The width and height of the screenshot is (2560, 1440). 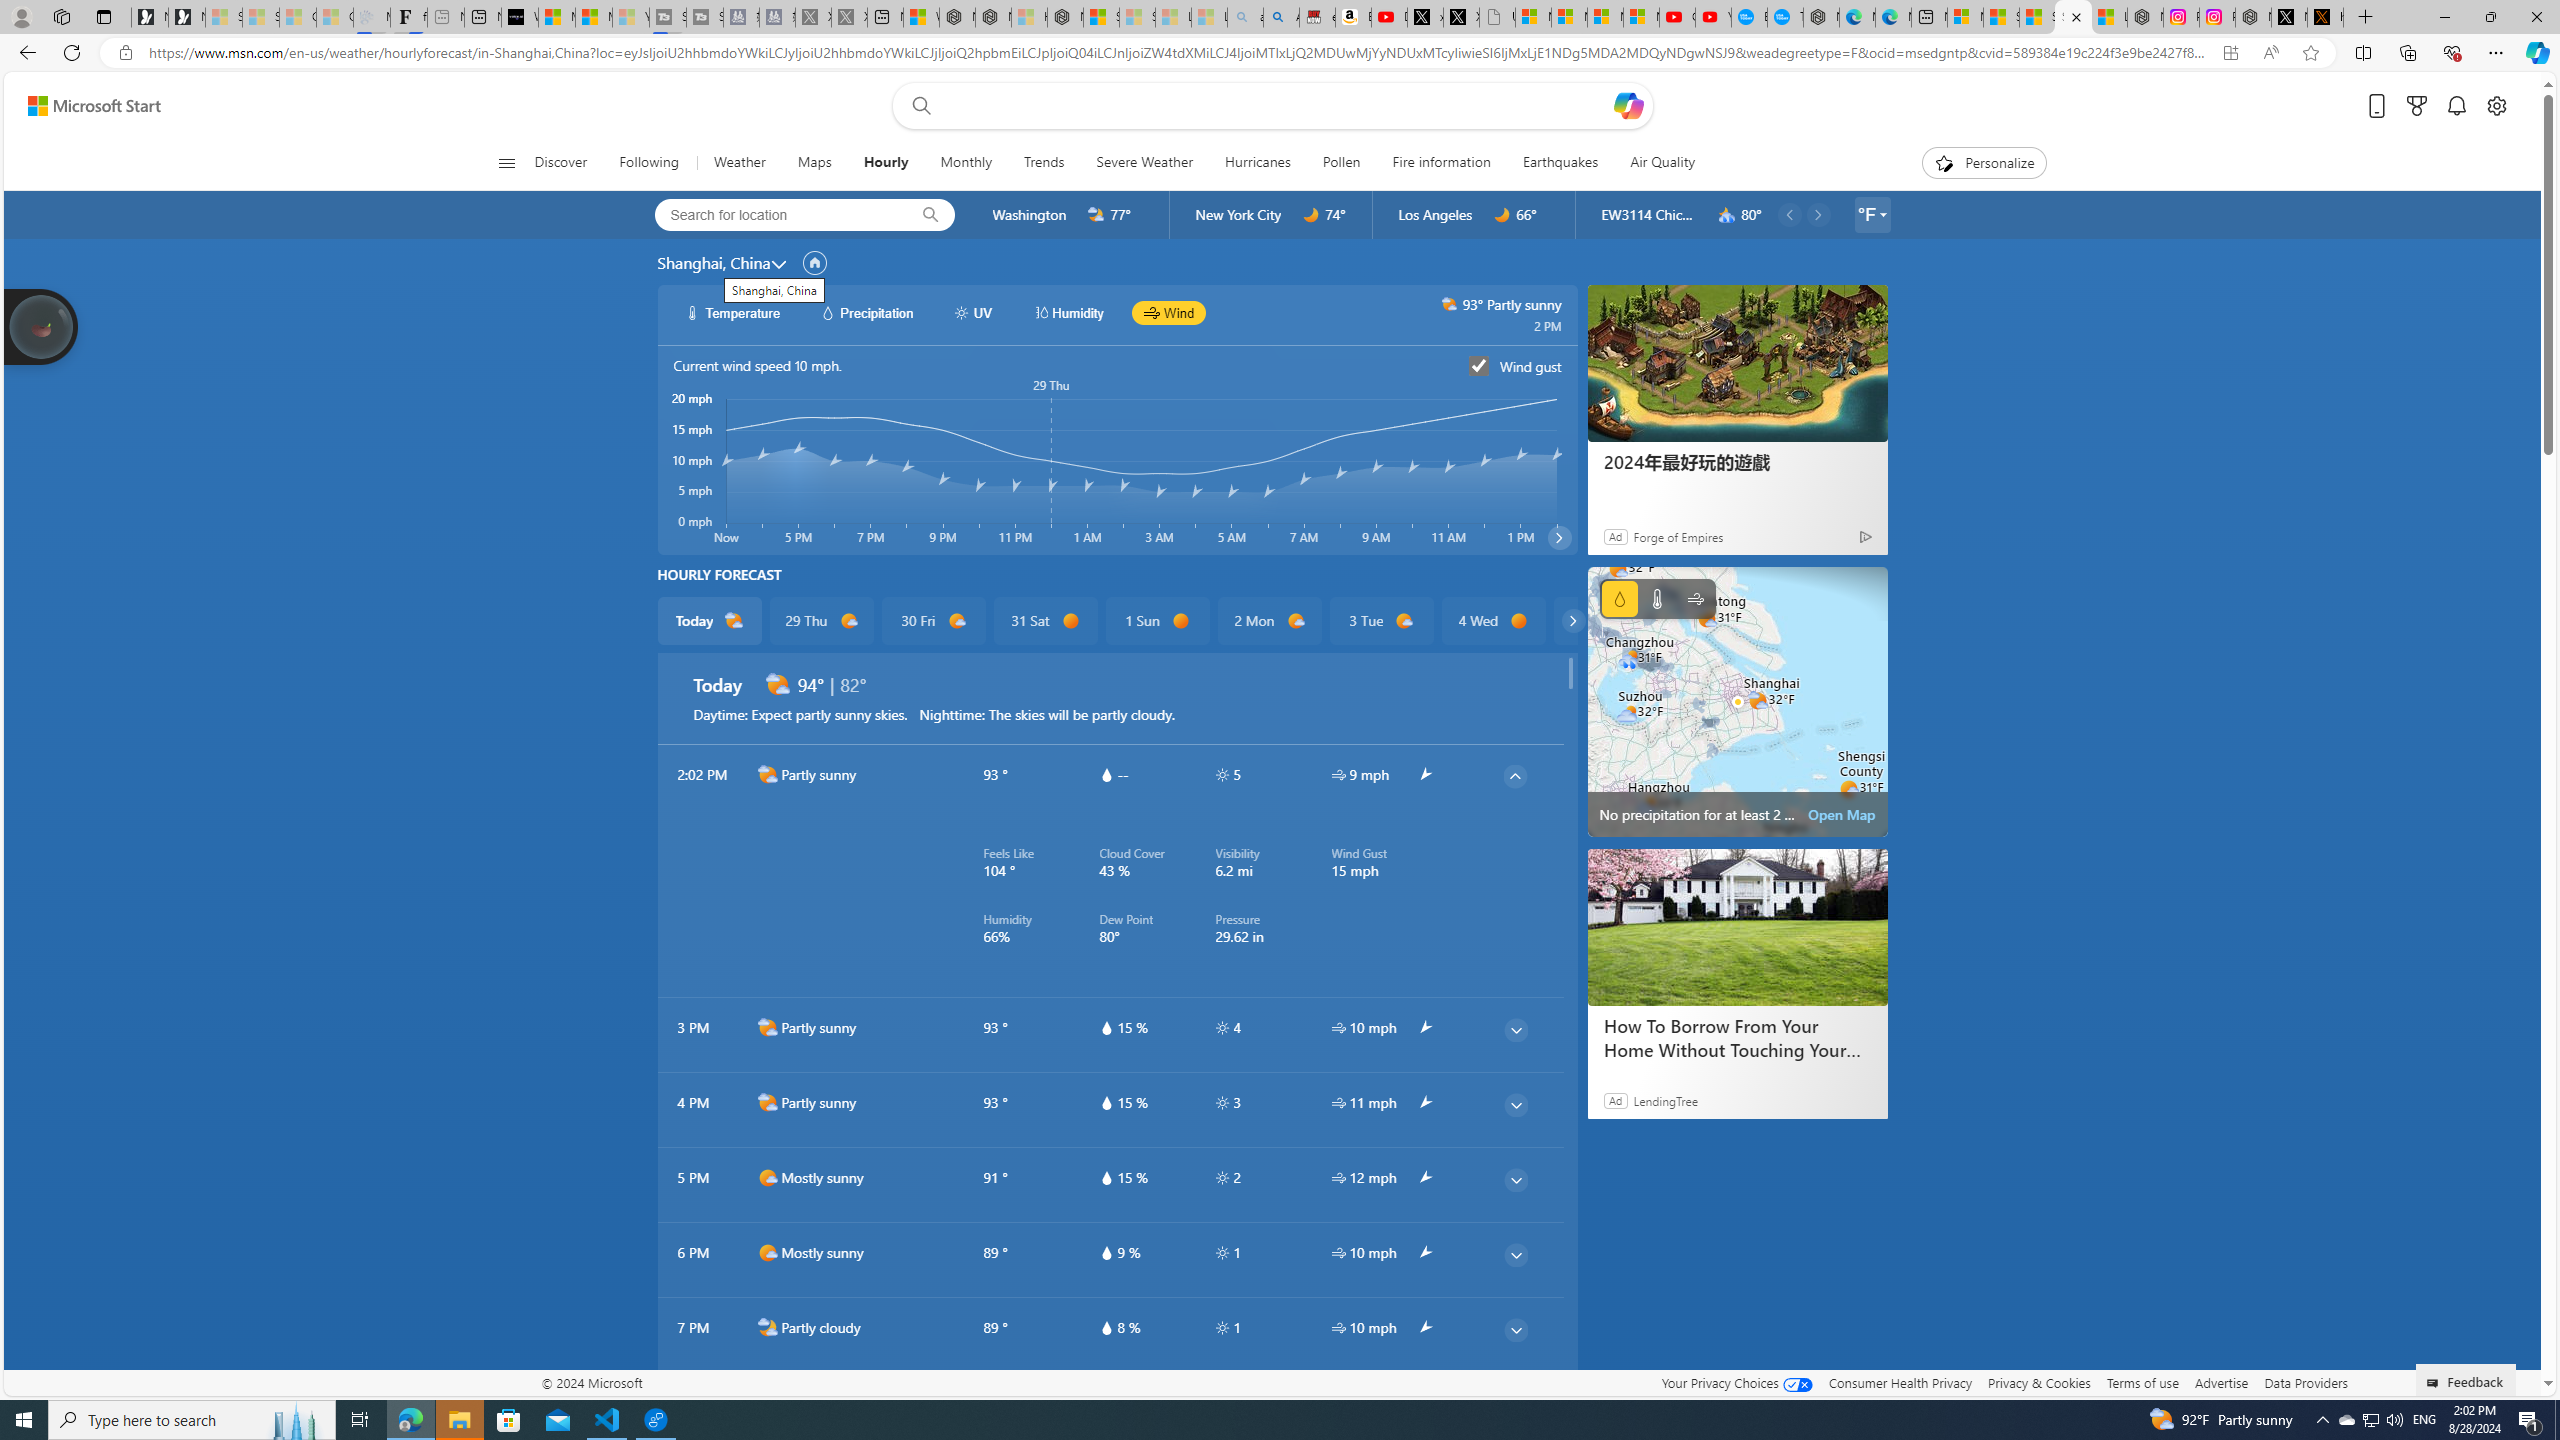 What do you see at coordinates (2288, 16) in the screenshot?
I see `'Nordace (@NordaceOfficial) / X'` at bounding box center [2288, 16].